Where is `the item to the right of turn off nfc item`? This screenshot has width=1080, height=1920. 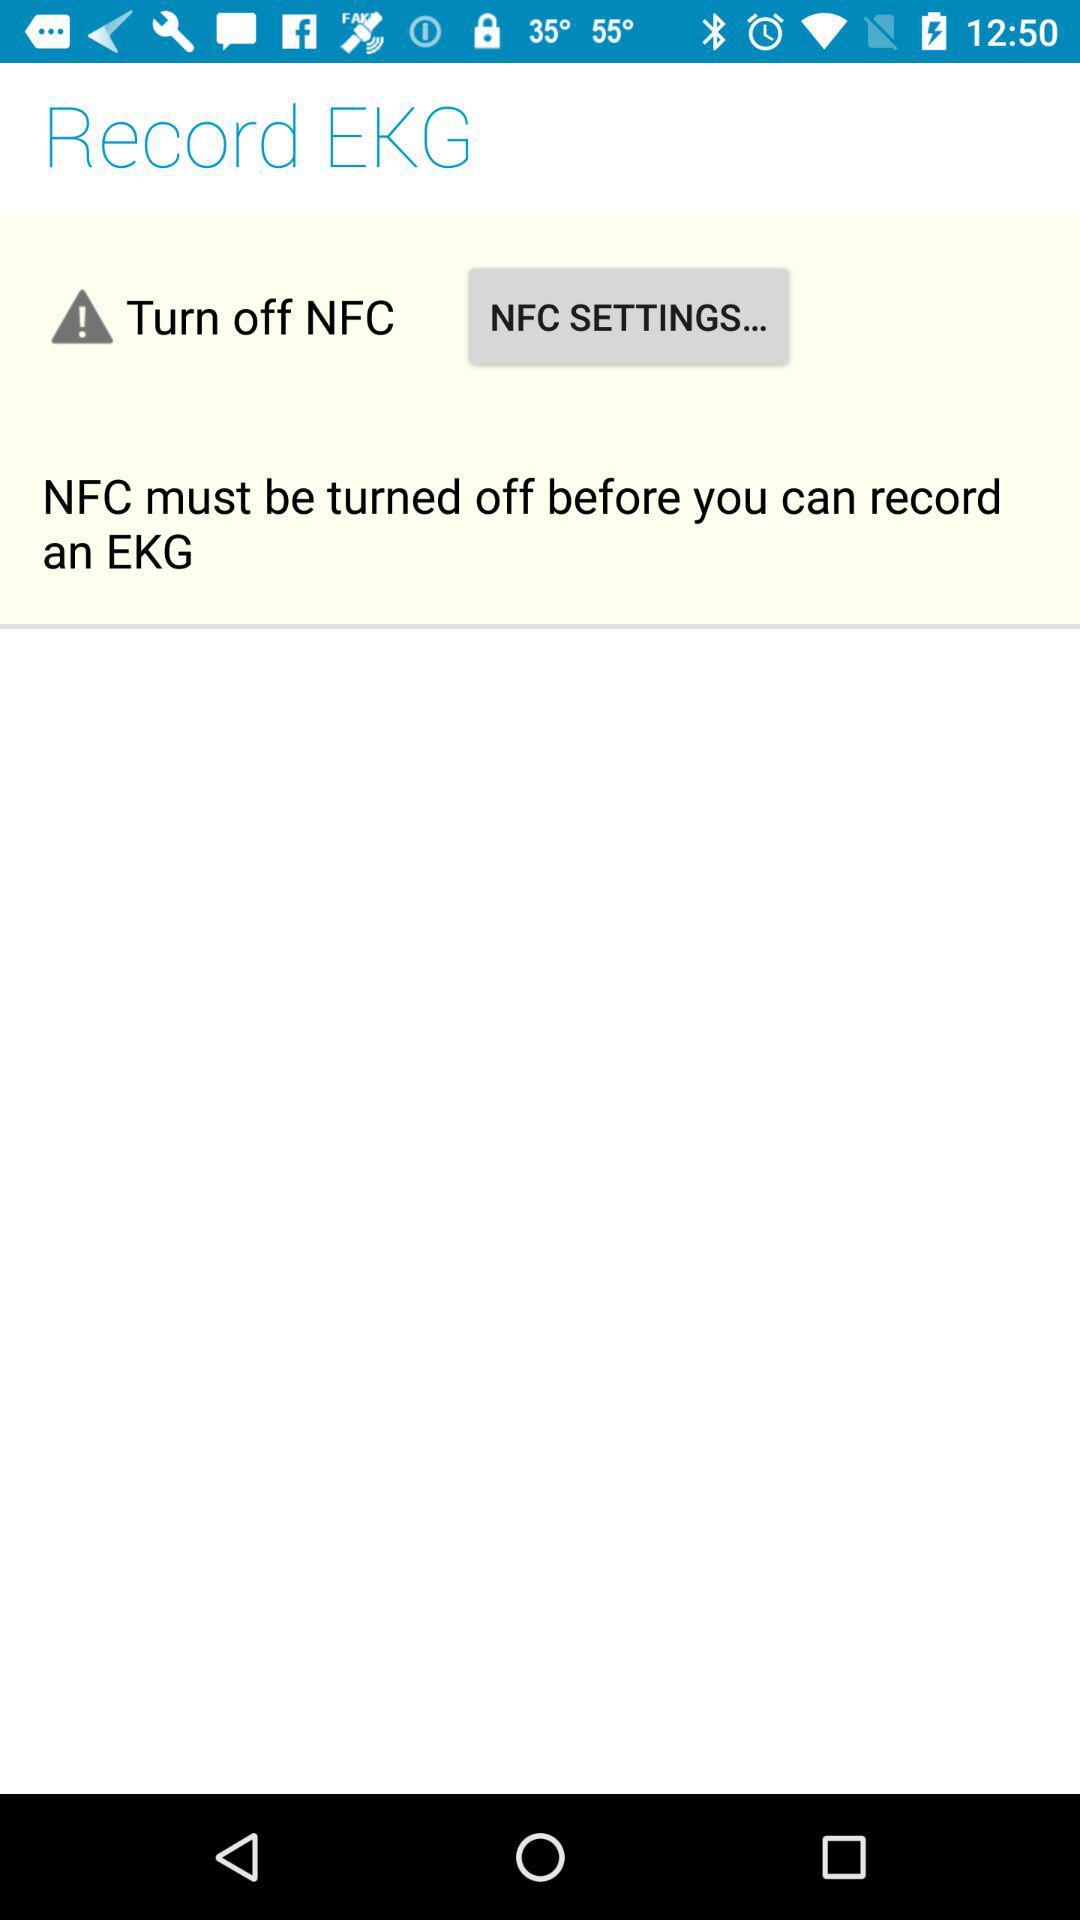 the item to the right of turn off nfc item is located at coordinates (627, 315).